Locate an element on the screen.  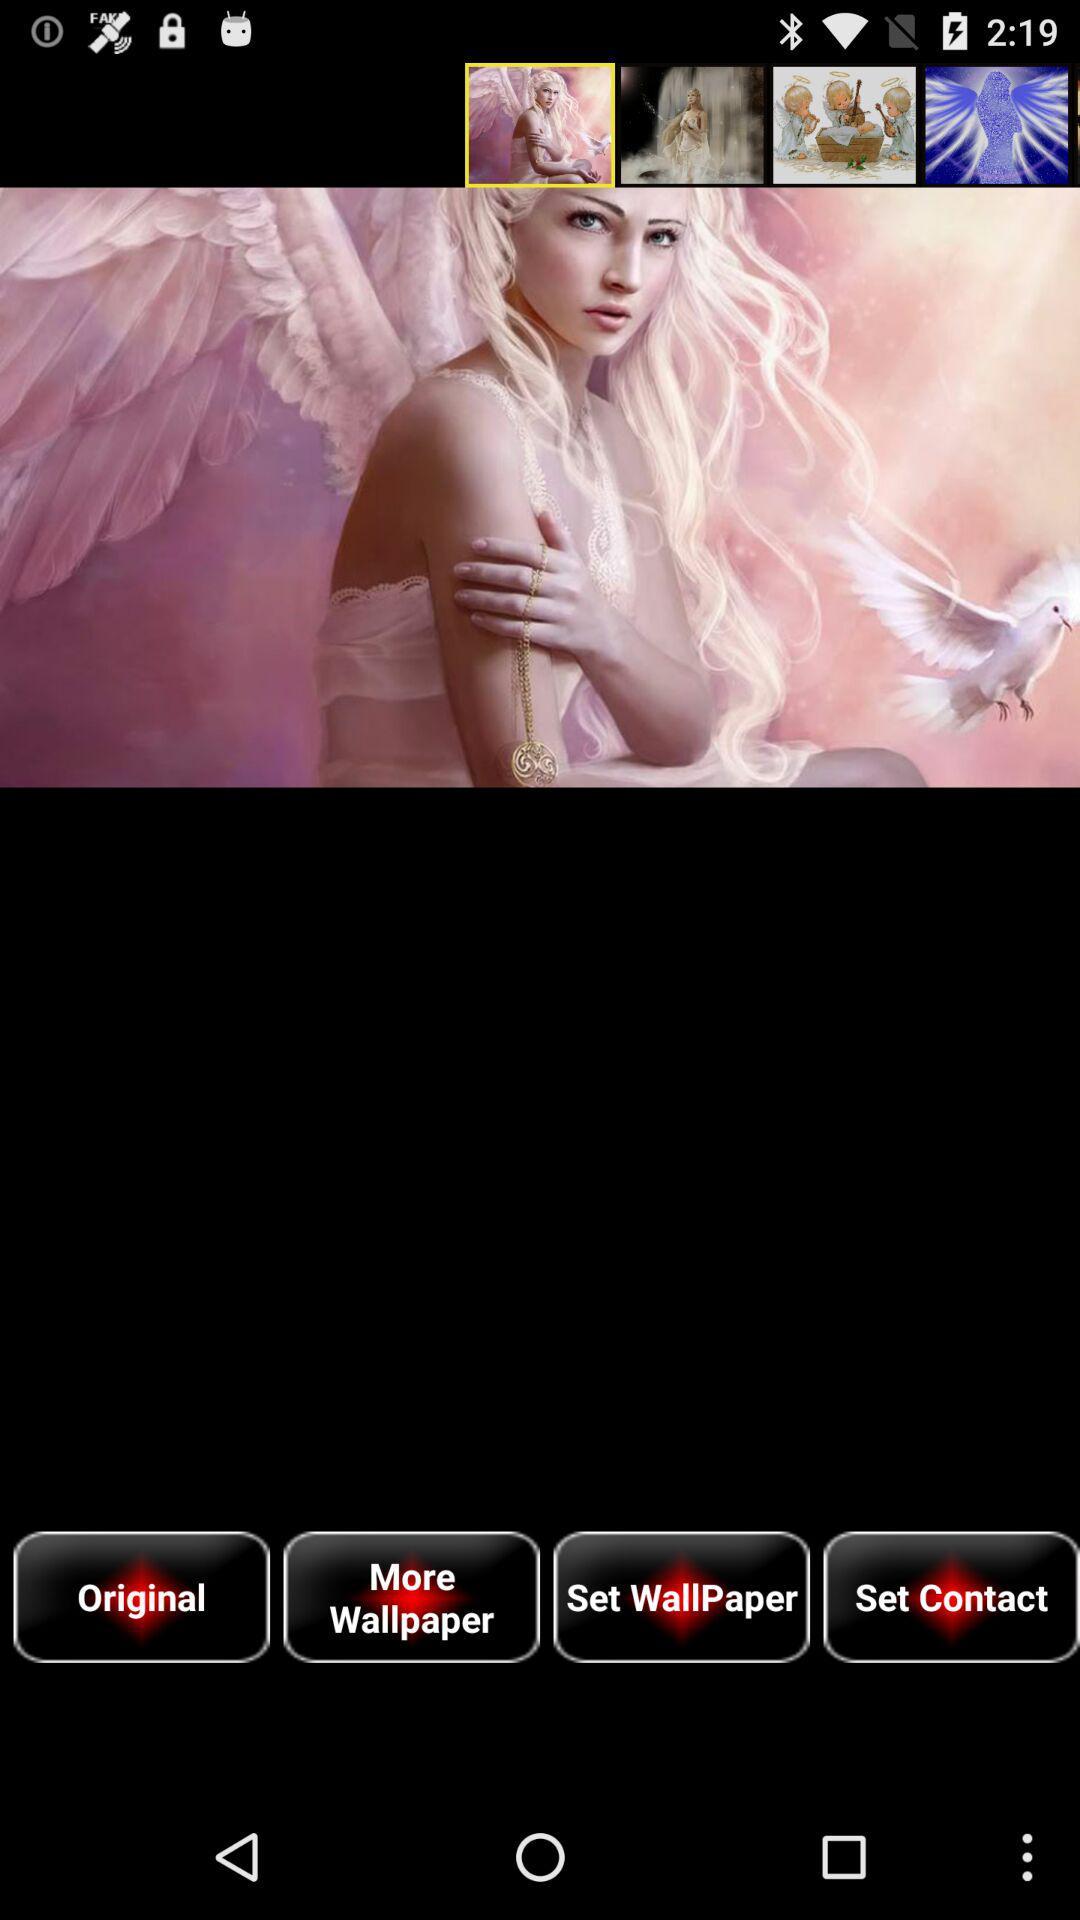
item to the right of set wallpaper is located at coordinates (950, 1596).